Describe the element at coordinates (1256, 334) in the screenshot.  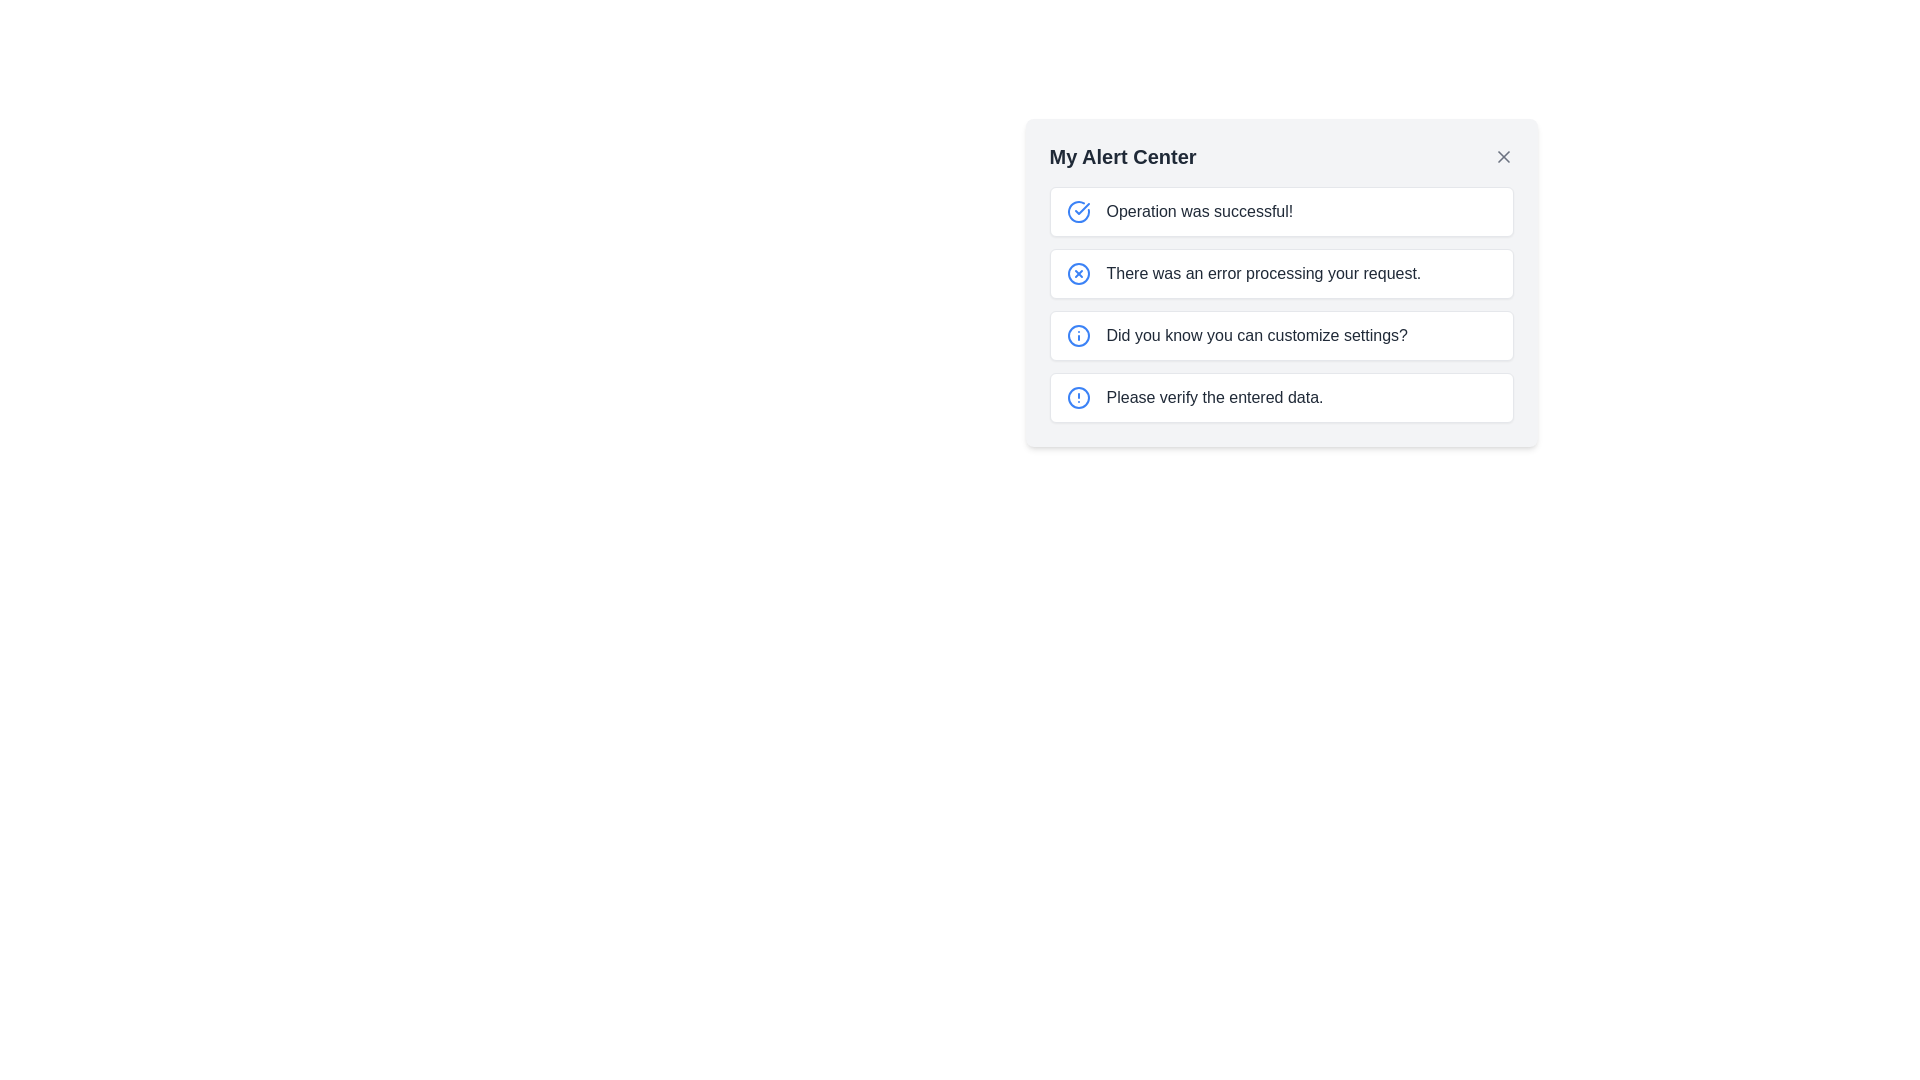
I see `the text label that reads 'Did you know you can customize settings?' which is located in the third row of a vertical stack of alerts within a notification box` at that location.